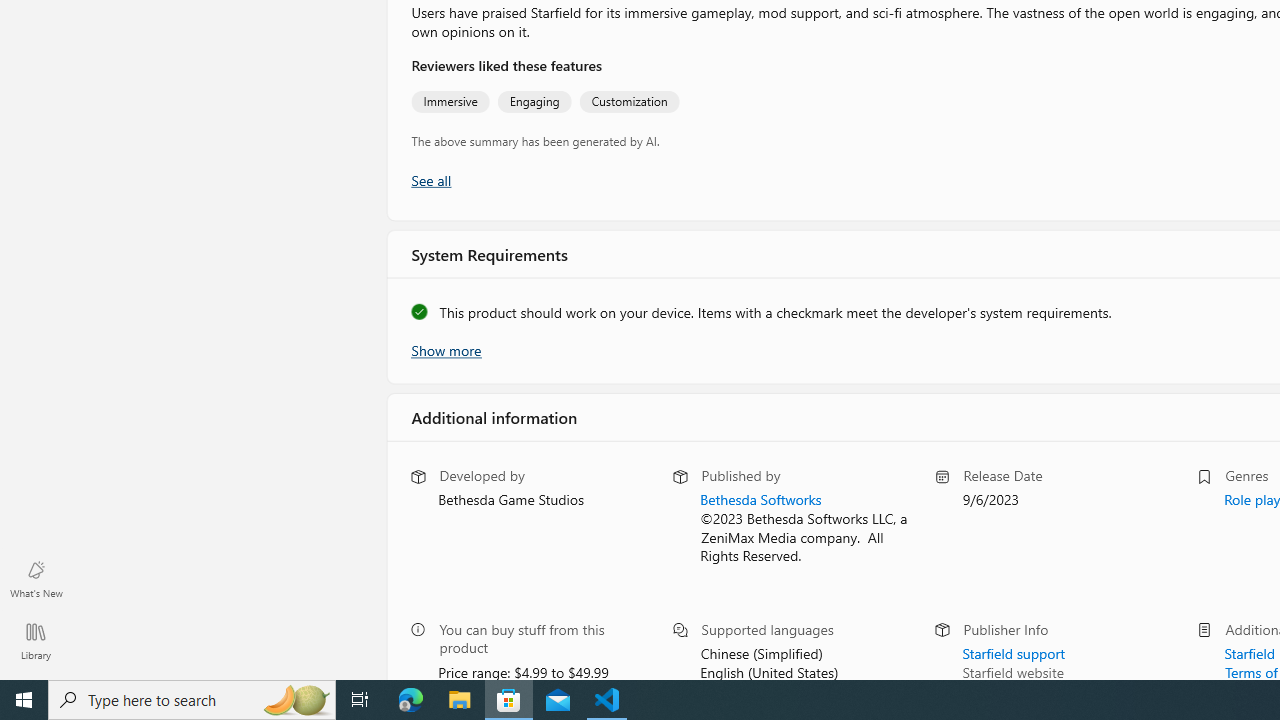  Describe the element at coordinates (759, 498) in the screenshot. I see `'Bethesda Softworks'` at that location.